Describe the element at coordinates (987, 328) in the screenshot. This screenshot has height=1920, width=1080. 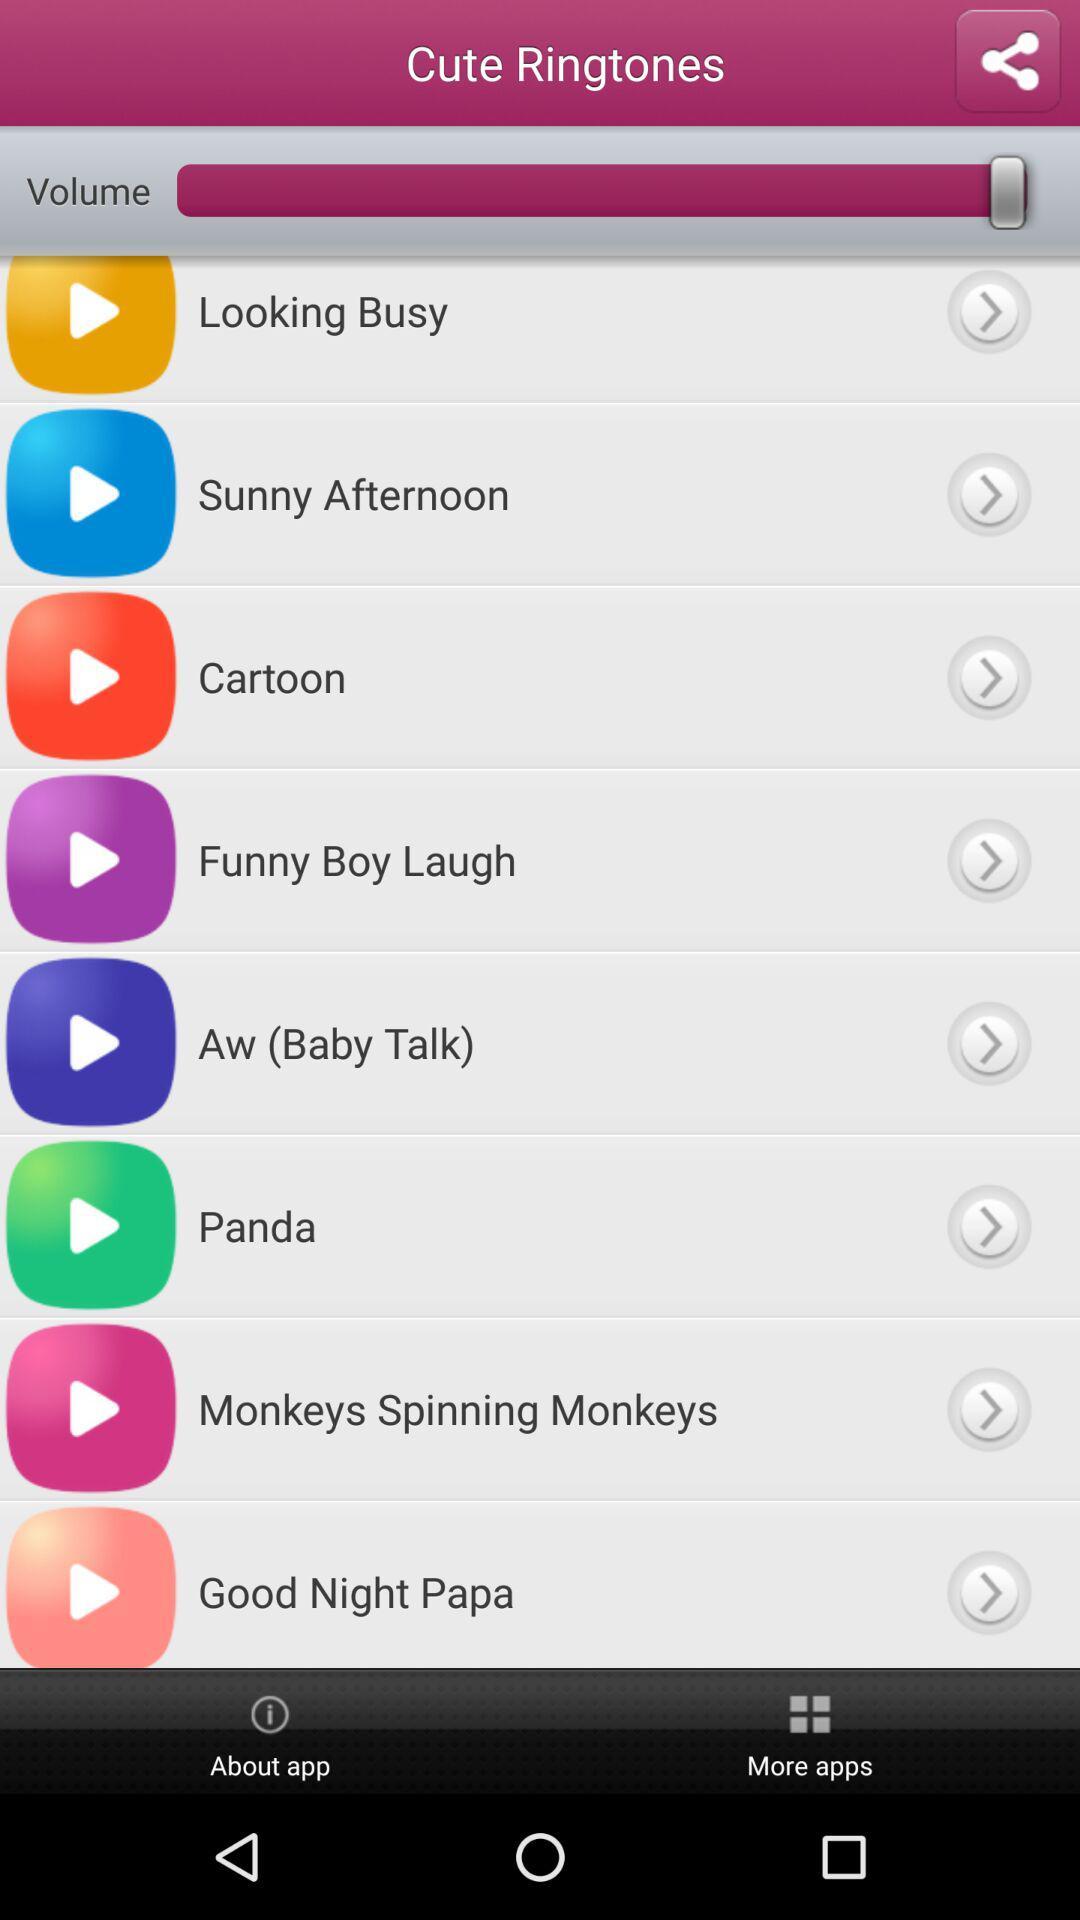
I see `next` at that location.